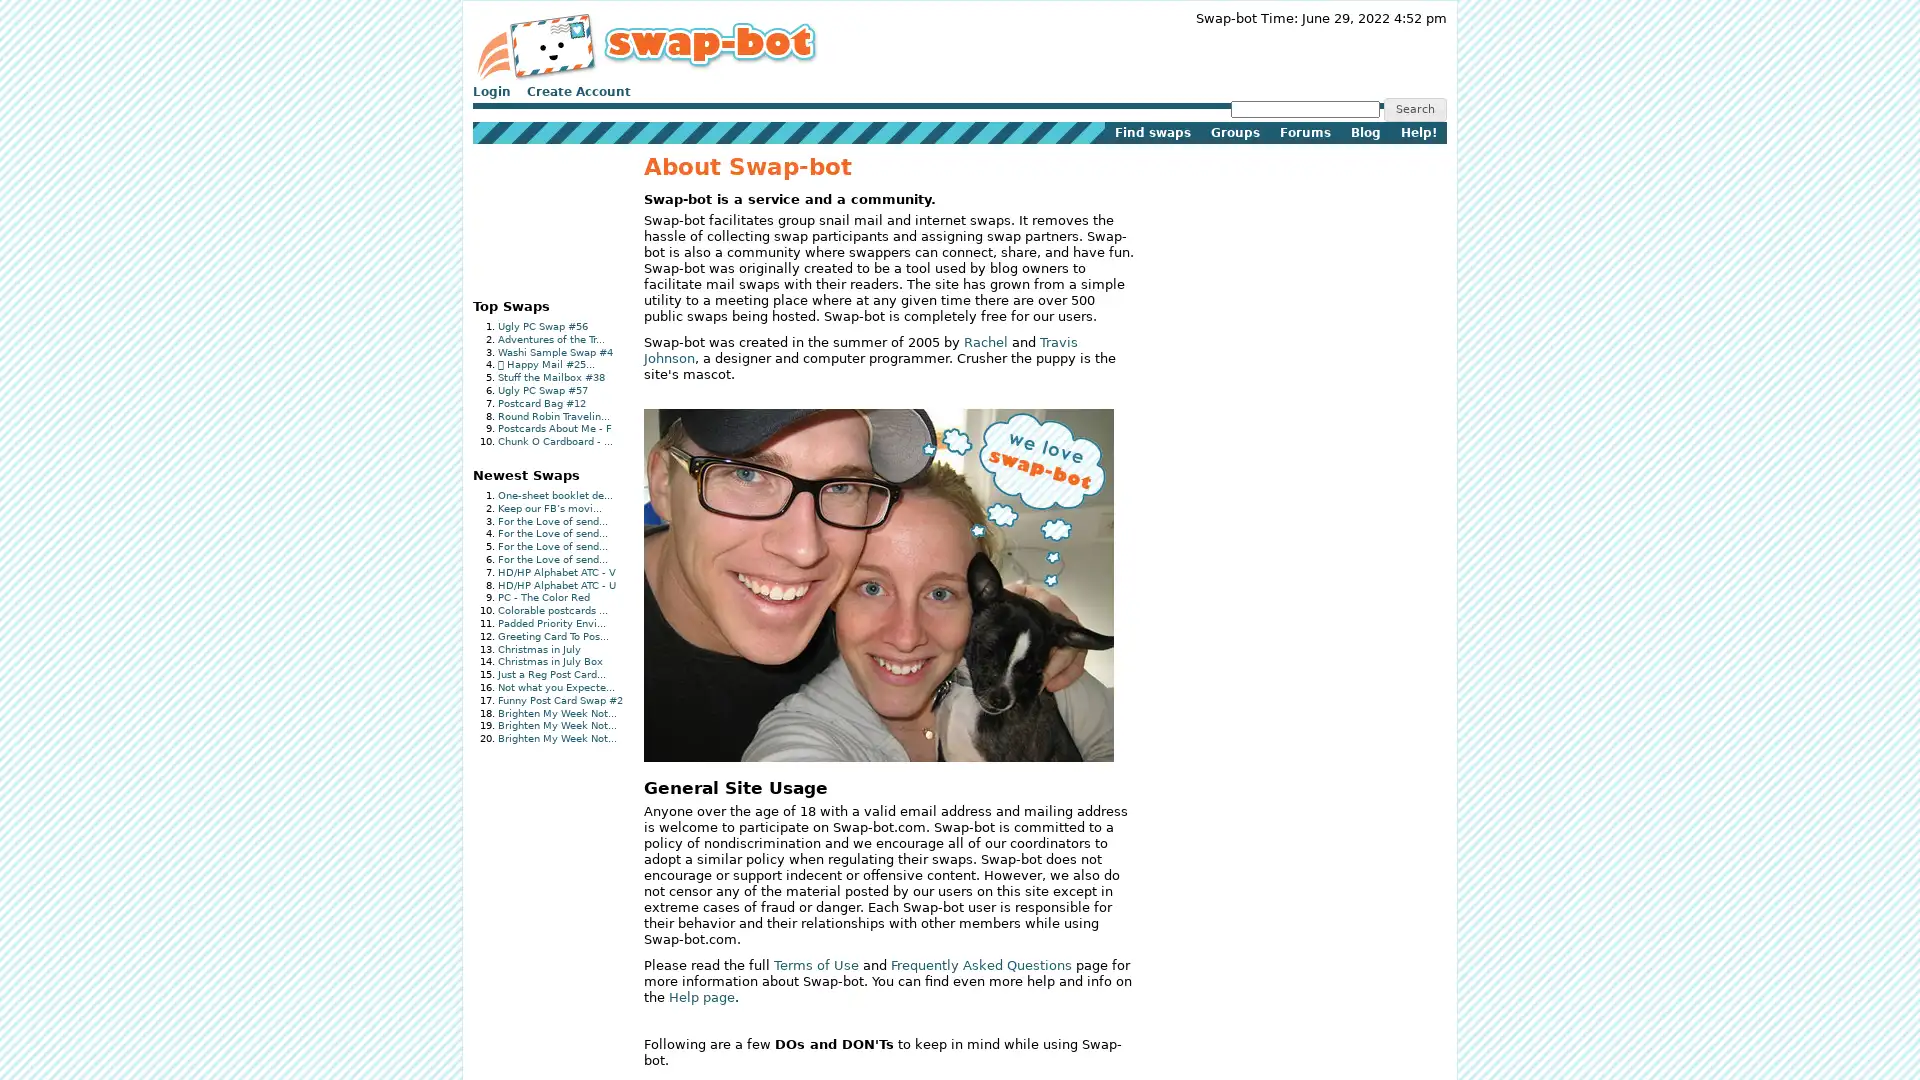 Image resolution: width=1920 pixels, height=1080 pixels. I want to click on Search, so click(1413, 109).